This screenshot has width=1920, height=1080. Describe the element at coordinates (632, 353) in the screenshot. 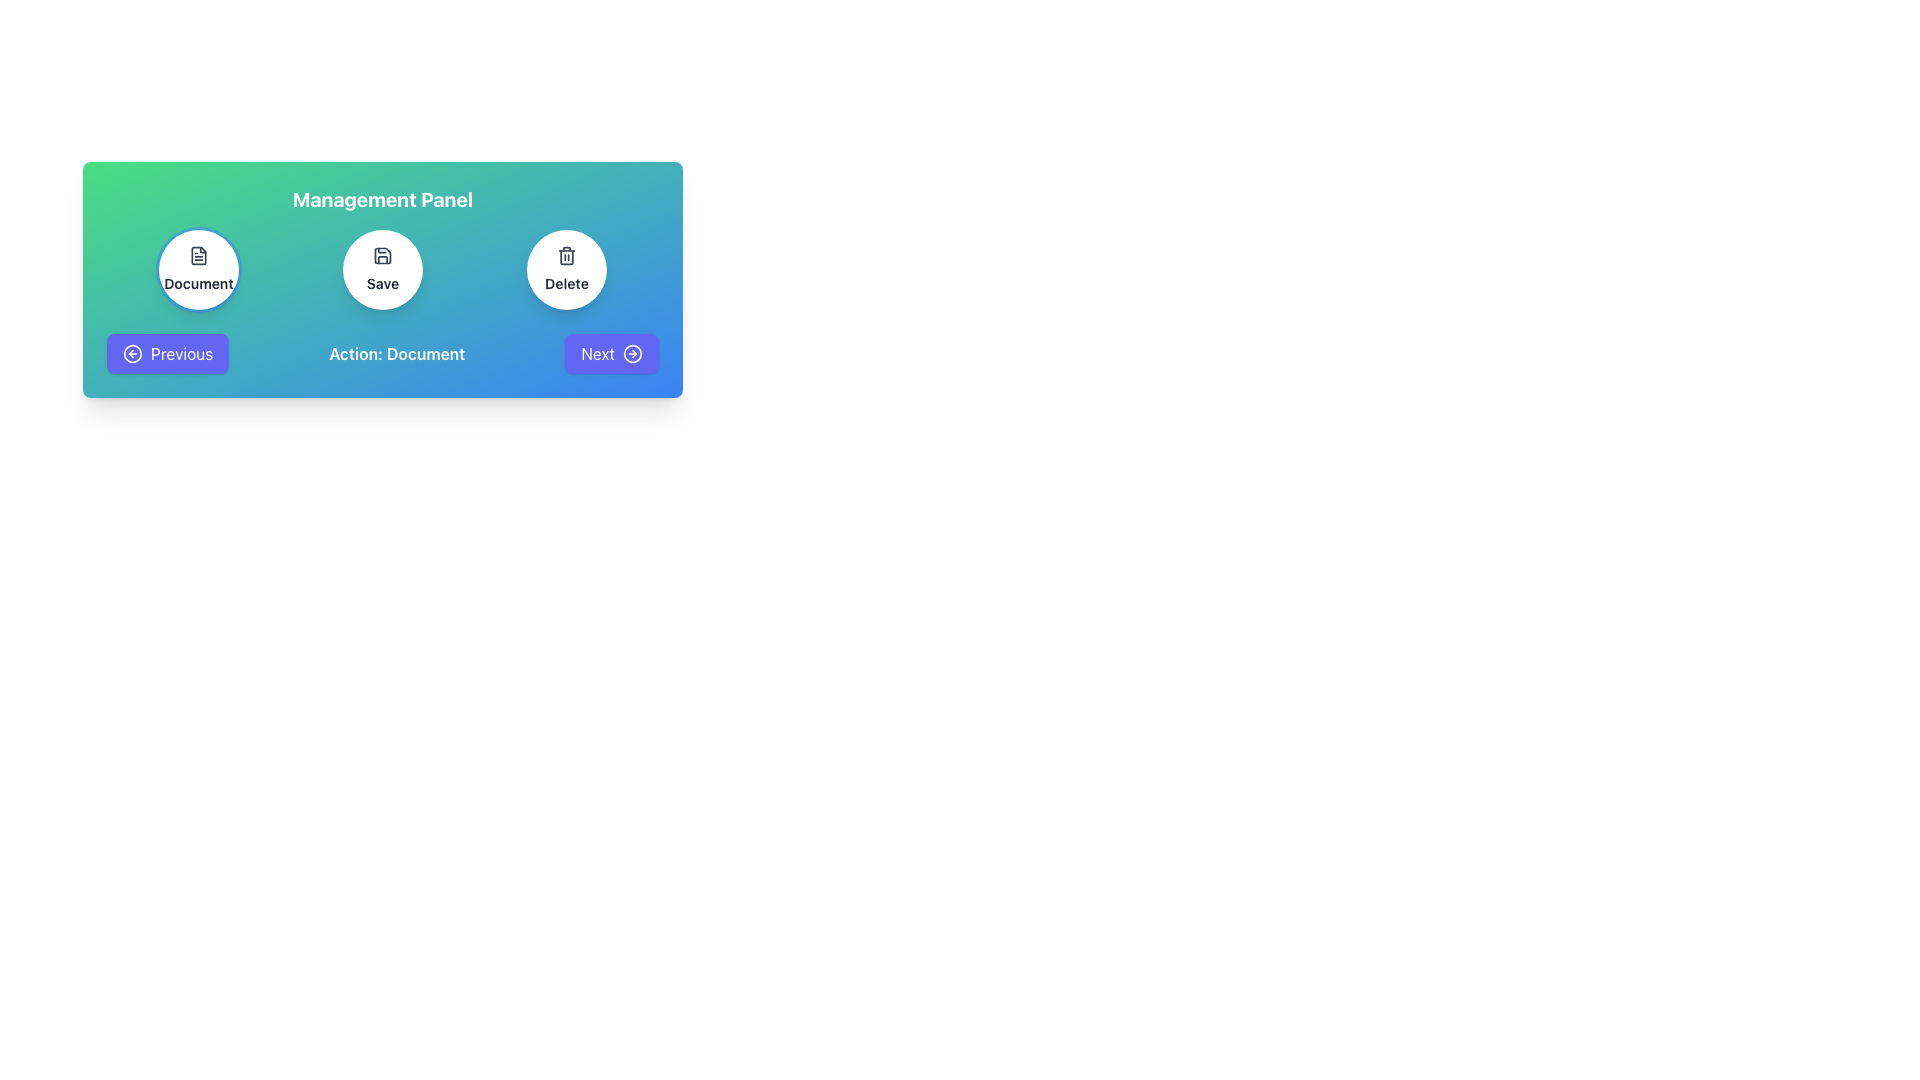

I see `the decorative SVG Circle that visually supports the 'Next' button at the bottom-right of the main panel` at that location.